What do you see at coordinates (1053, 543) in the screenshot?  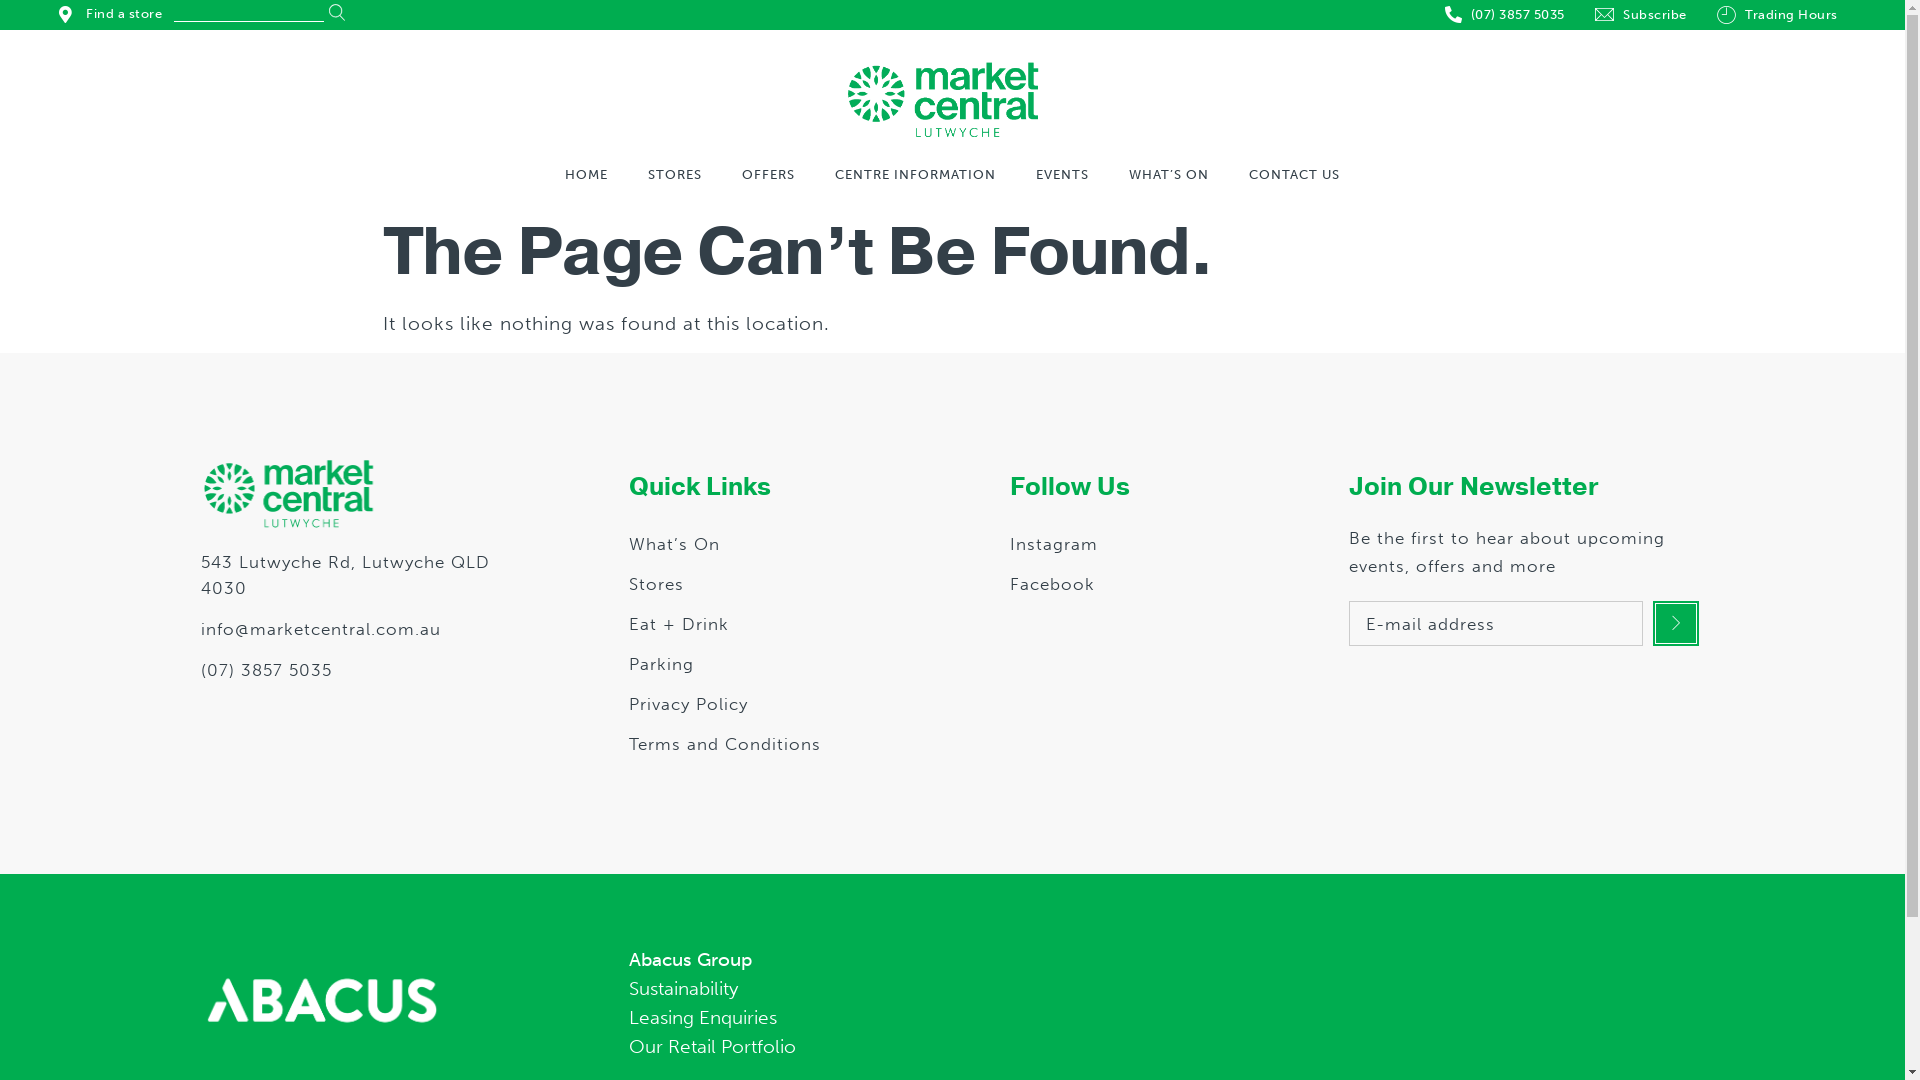 I see `'Instagram'` at bounding box center [1053, 543].